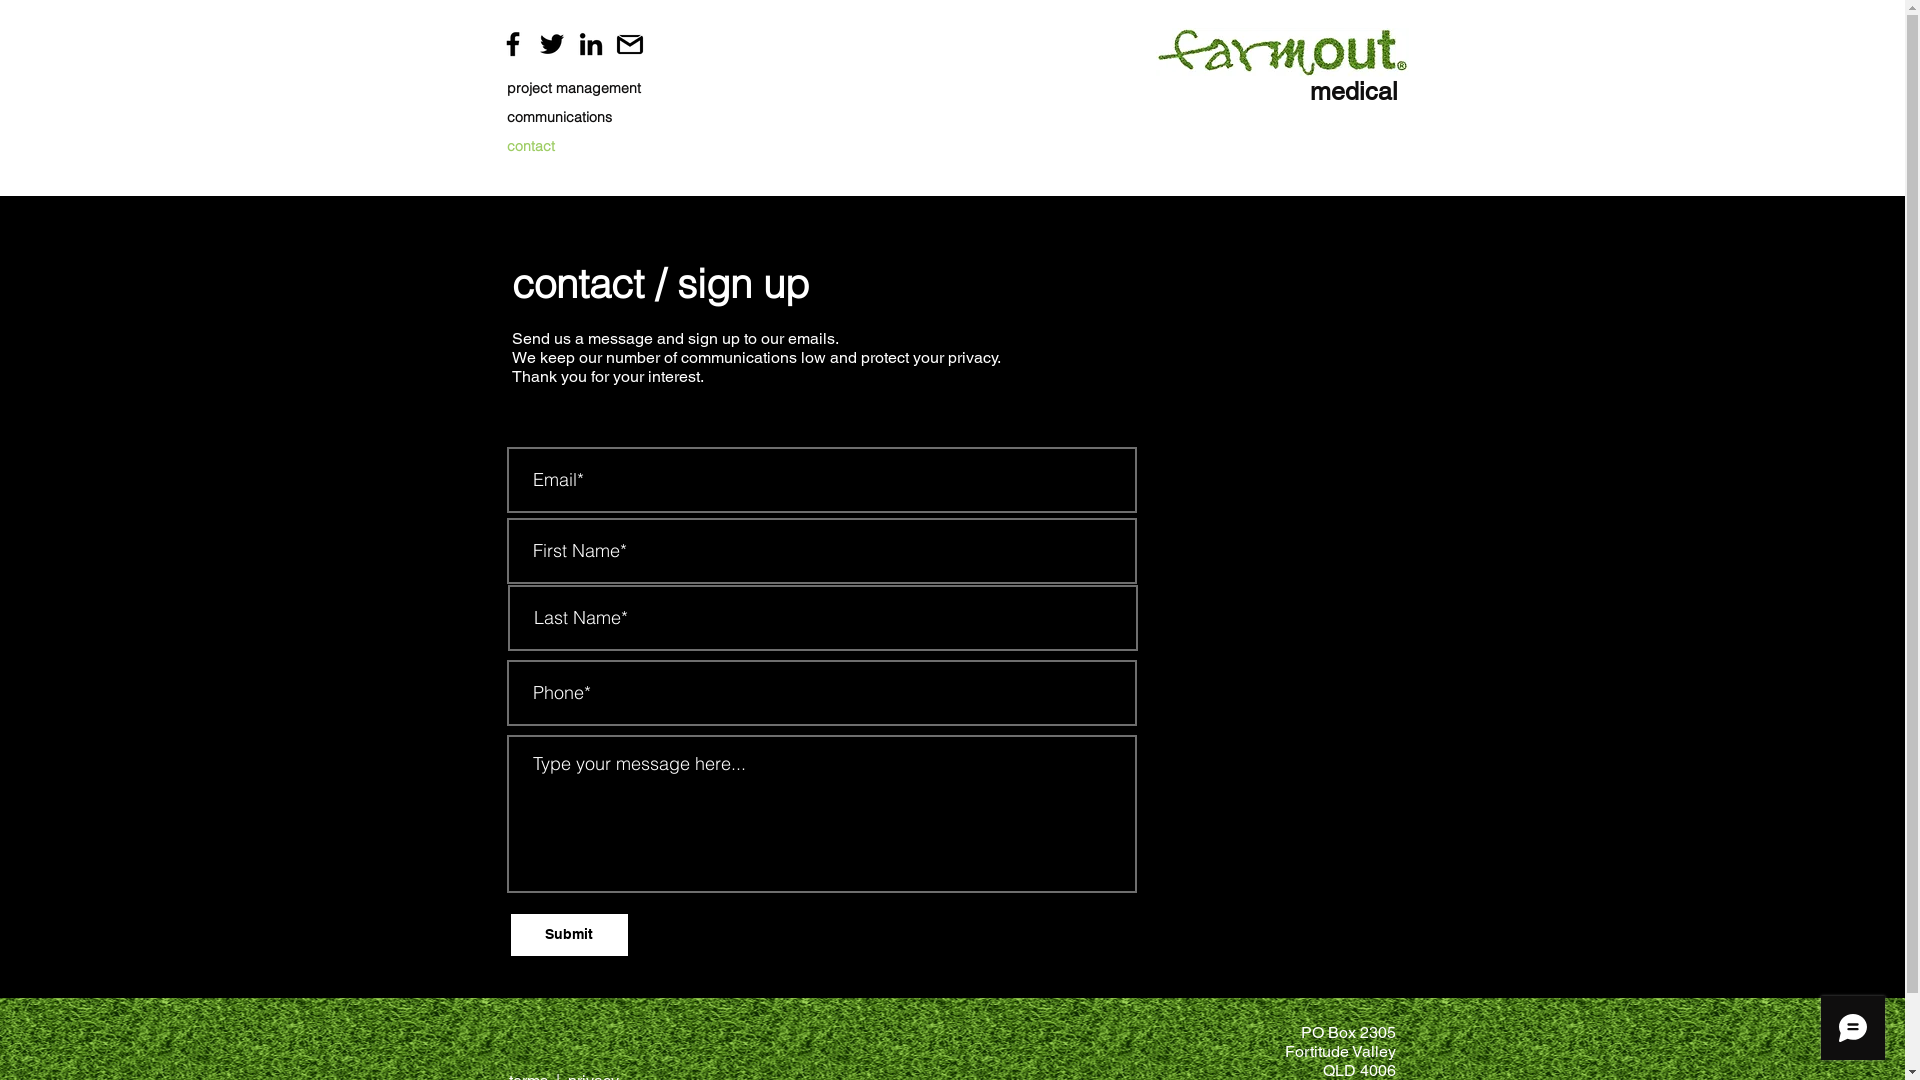 The width and height of the screenshot is (1920, 1080). Describe the element at coordinates (509, 934) in the screenshot. I see `'Submit'` at that location.